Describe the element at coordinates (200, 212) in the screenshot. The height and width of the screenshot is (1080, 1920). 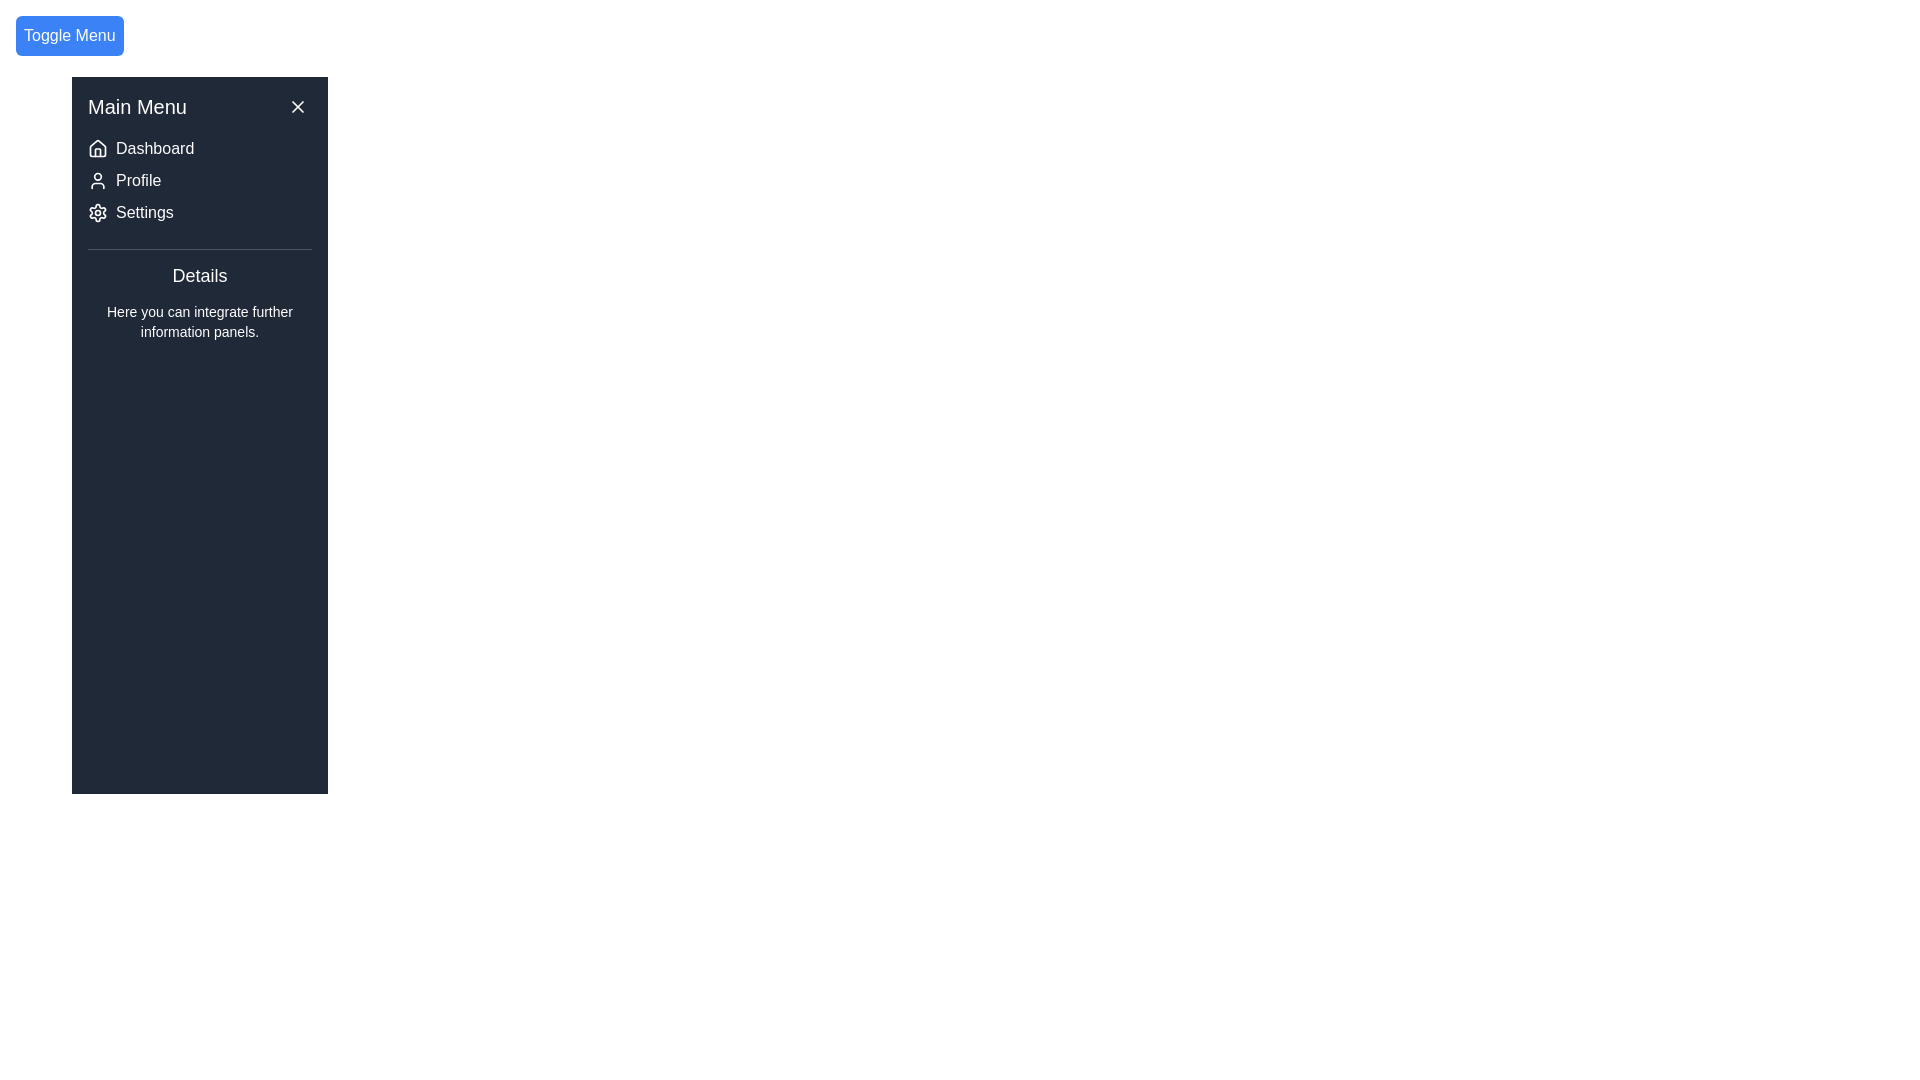
I see `the third item in the vertical navigation menu, located below 'Profile' and above 'Details'` at that location.